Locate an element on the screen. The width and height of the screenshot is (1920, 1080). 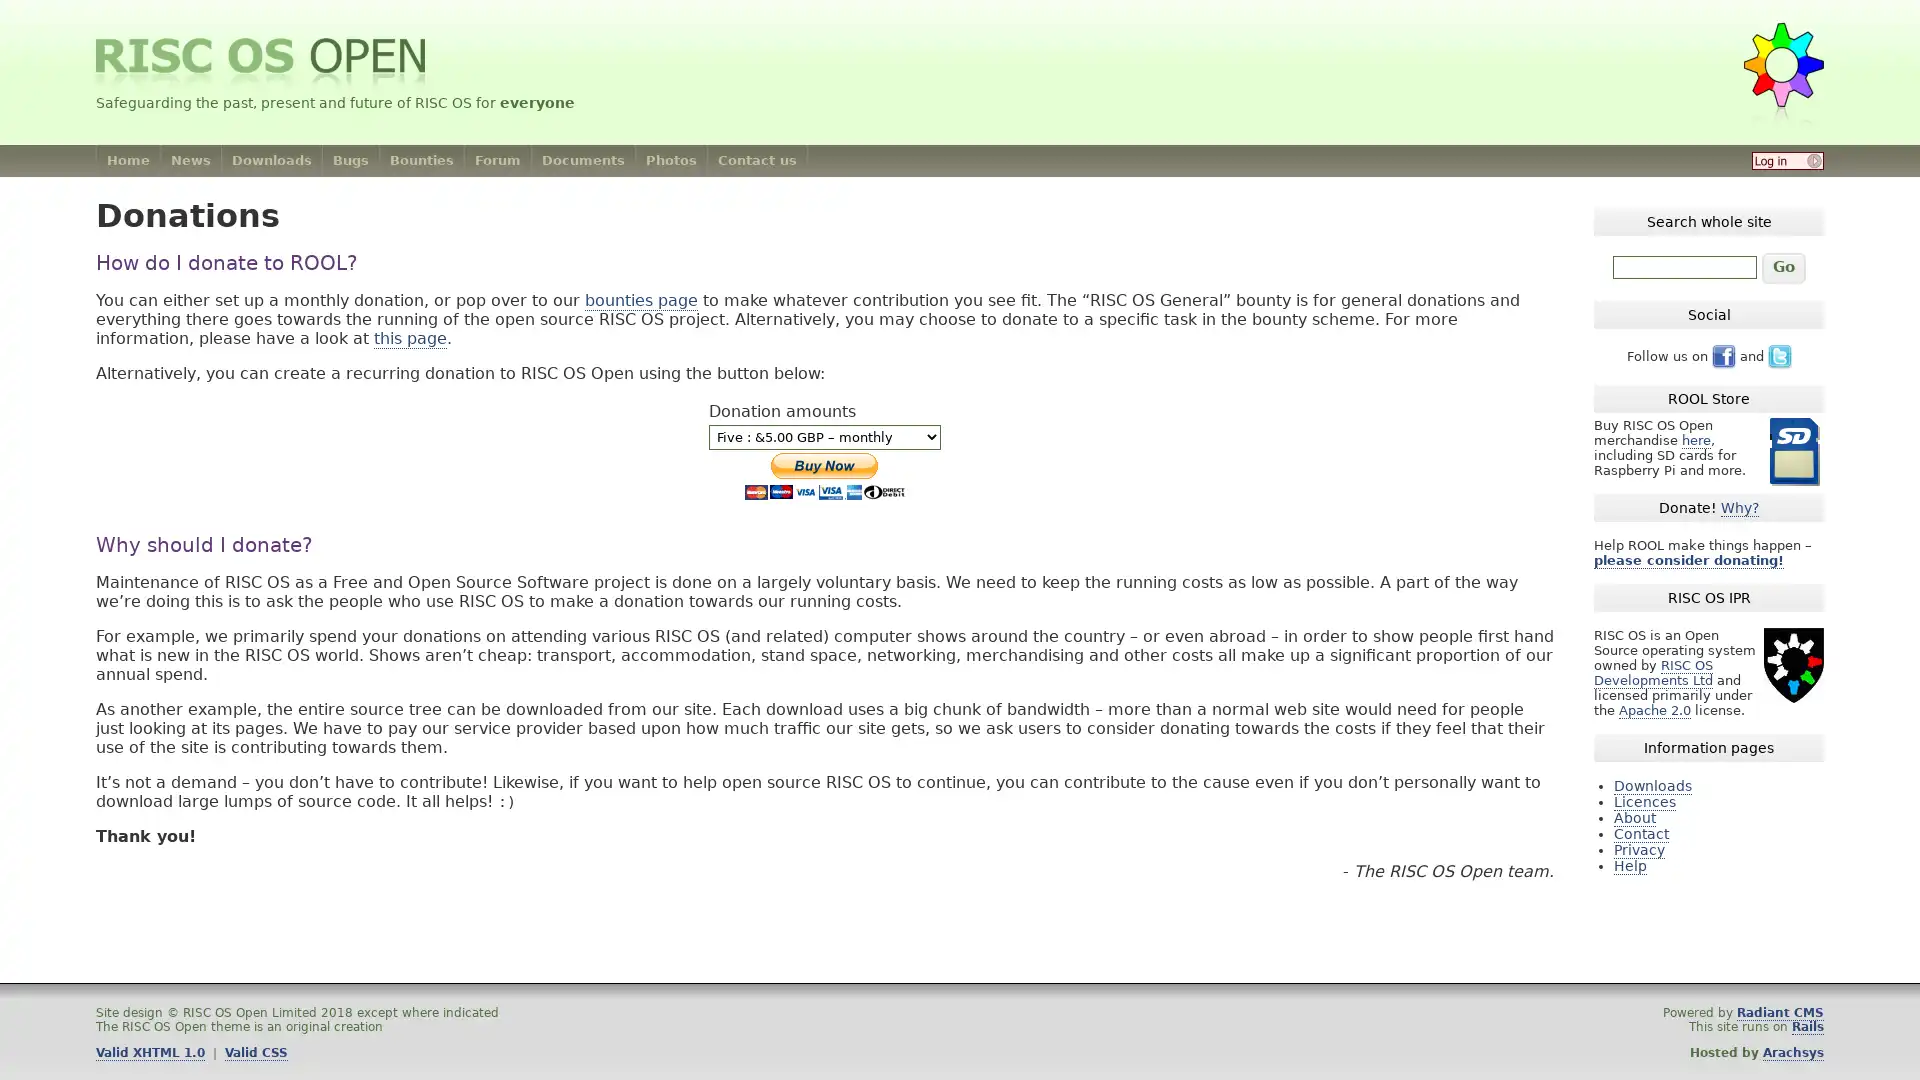
PayPal  The safer, easier way to pay online. is located at coordinates (825, 476).